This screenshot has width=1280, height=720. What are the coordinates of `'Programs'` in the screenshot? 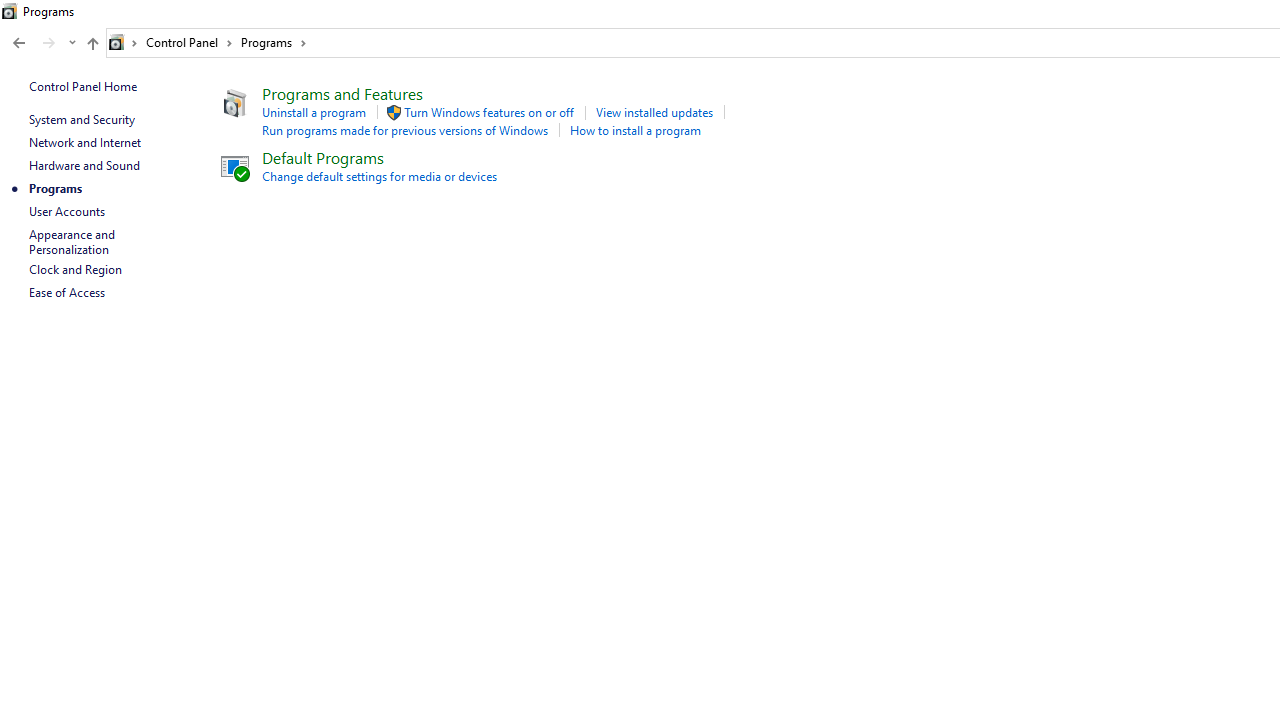 It's located at (272, 42).